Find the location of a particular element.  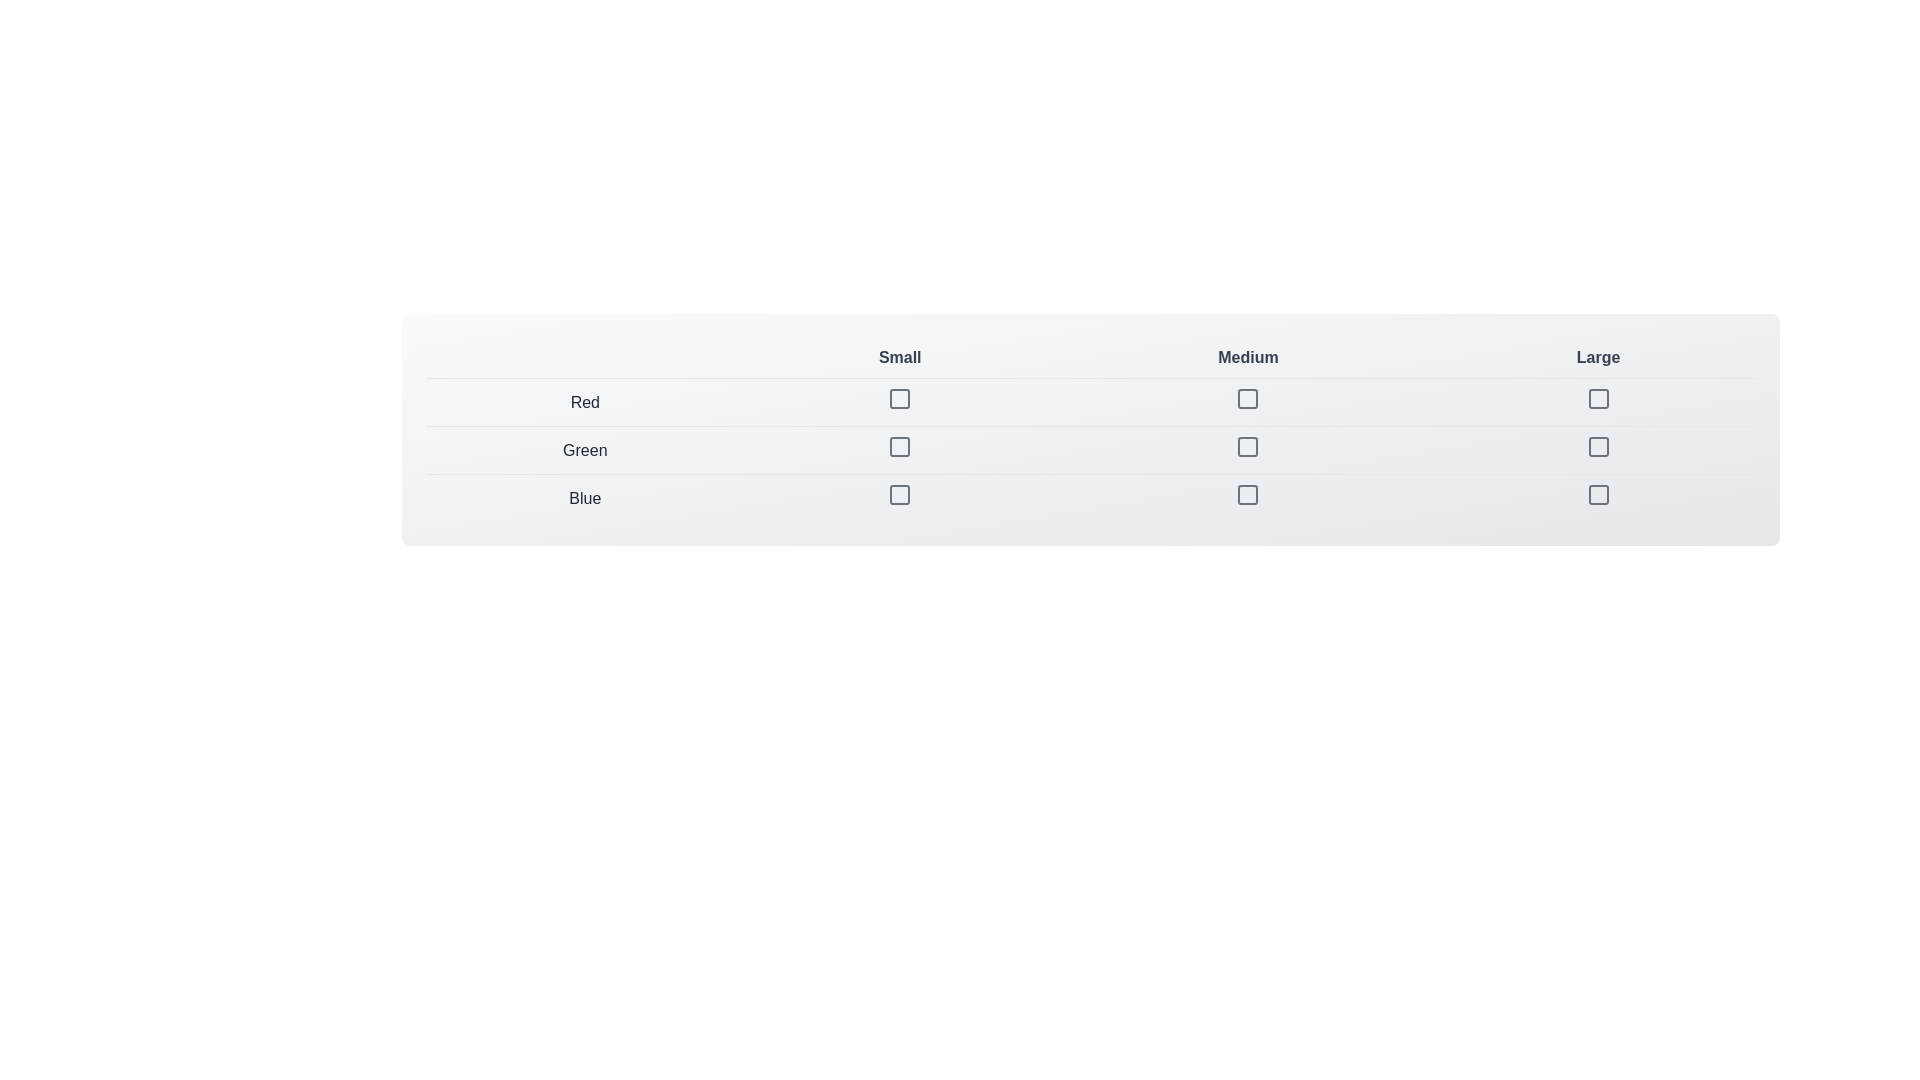

the unselected checkbox located in the 'Small' column of the 'Blue' row in the table is located at coordinates (899, 497).